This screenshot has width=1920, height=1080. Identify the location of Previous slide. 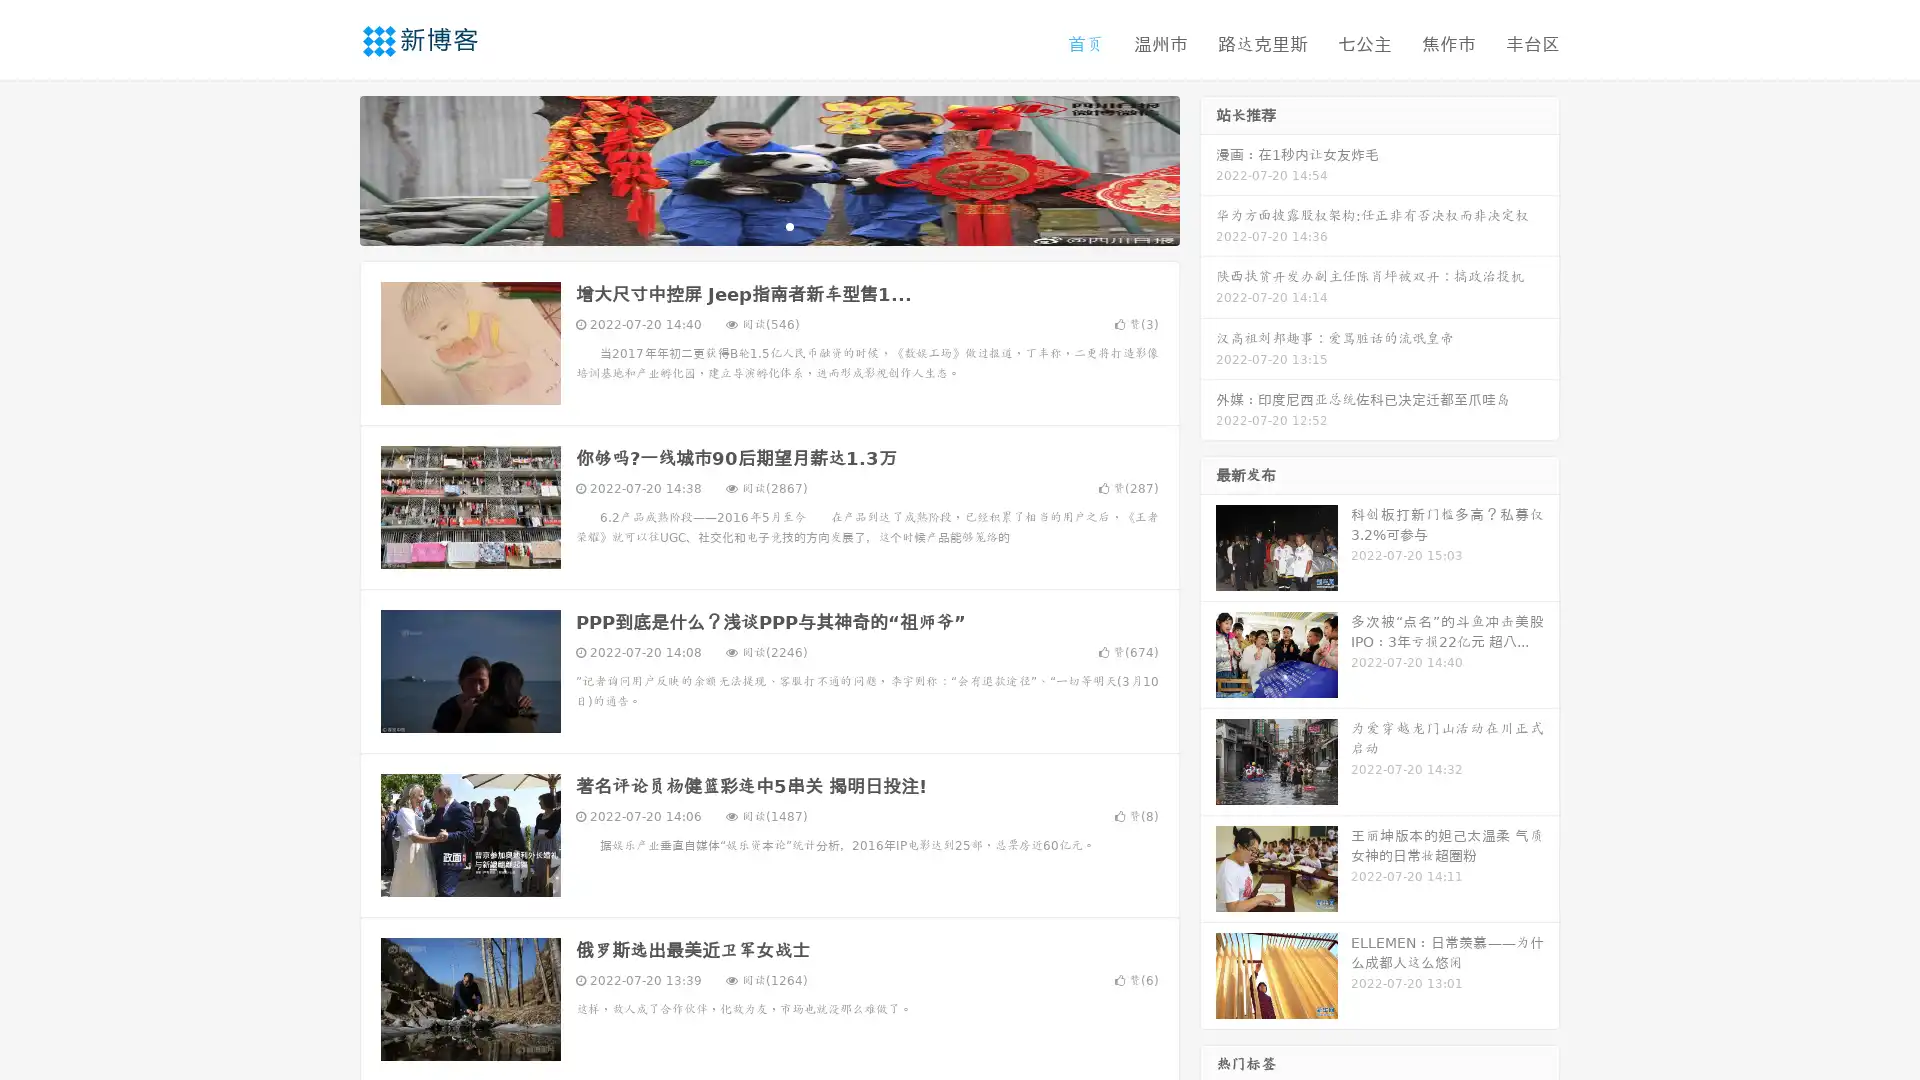
(330, 168).